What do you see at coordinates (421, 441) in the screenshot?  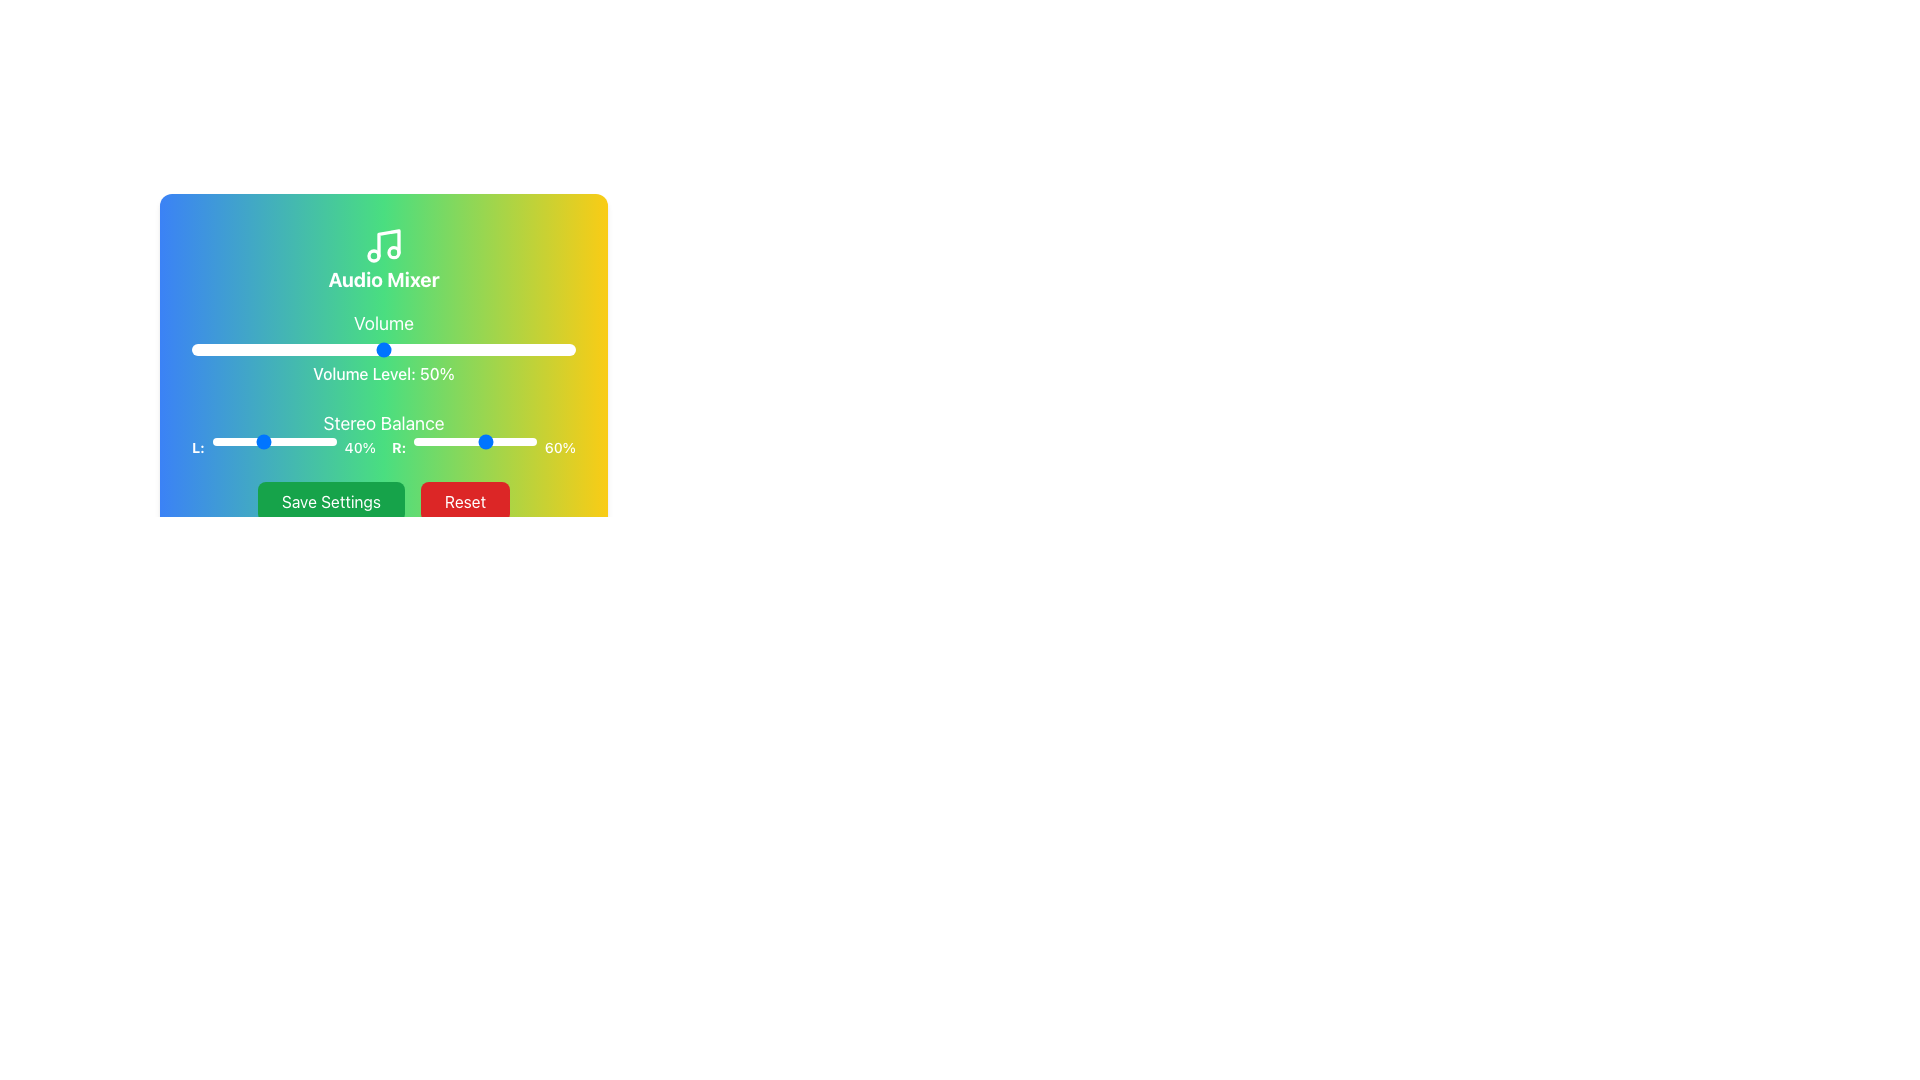 I see `the stereo balance` at bounding box center [421, 441].